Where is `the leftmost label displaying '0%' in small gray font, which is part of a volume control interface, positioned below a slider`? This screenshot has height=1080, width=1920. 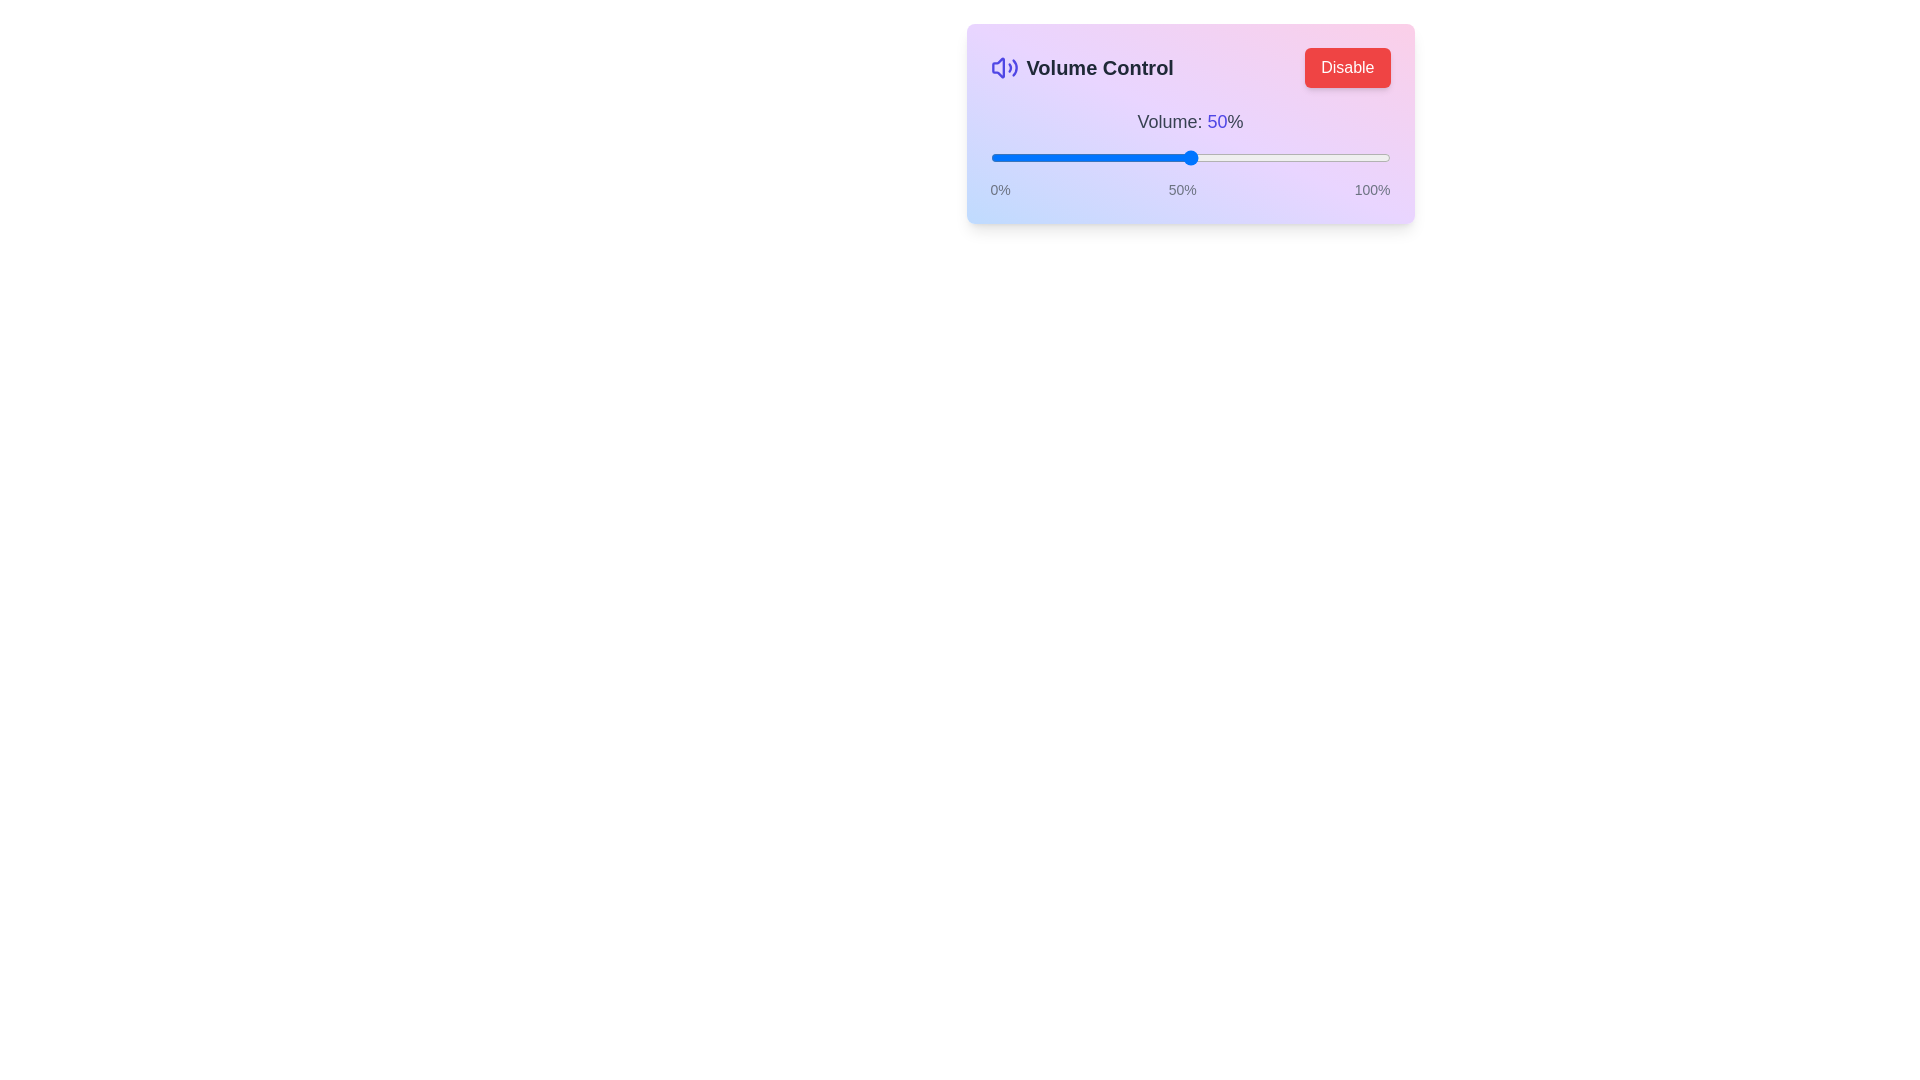
the leftmost label displaying '0%' in small gray font, which is part of a volume control interface, positioned below a slider is located at coordinates (1000, 189).